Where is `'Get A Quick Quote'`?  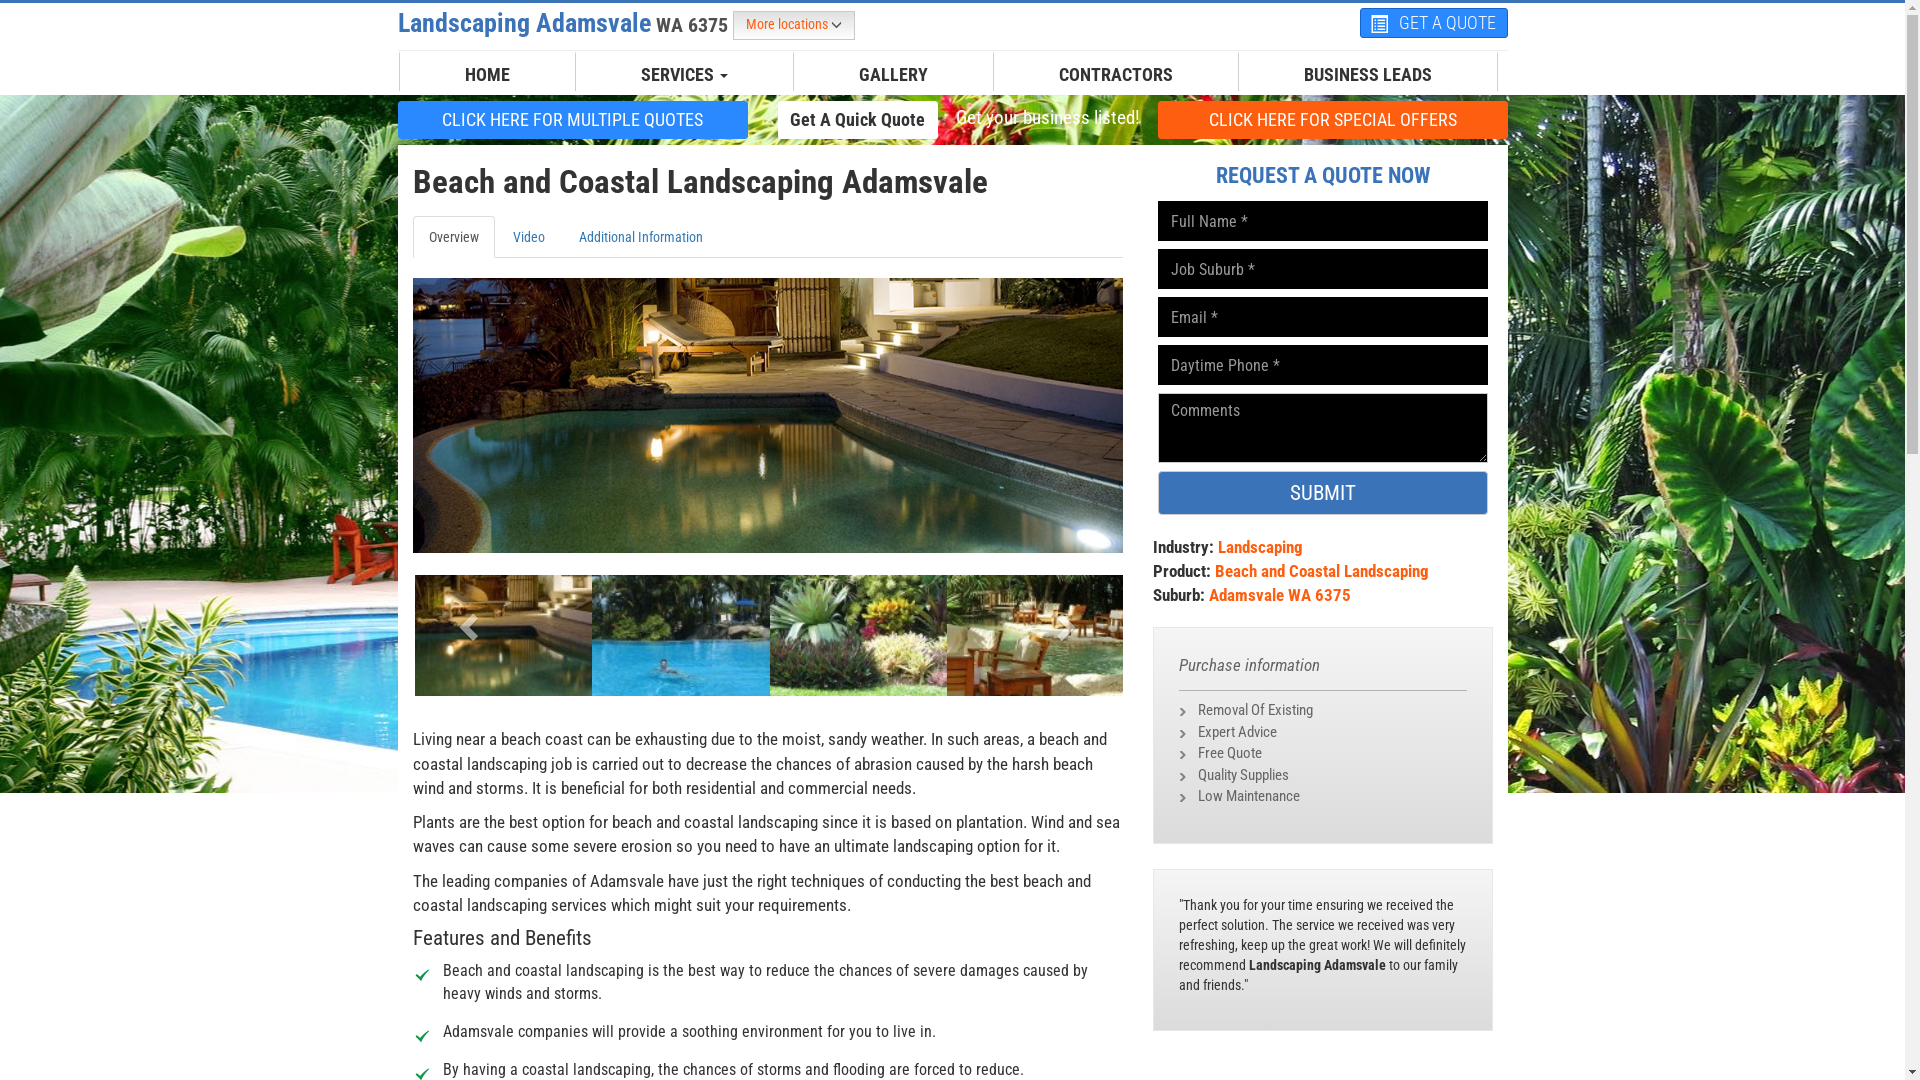
'Get A Quick Quote' is located at coordinates (776, 119).